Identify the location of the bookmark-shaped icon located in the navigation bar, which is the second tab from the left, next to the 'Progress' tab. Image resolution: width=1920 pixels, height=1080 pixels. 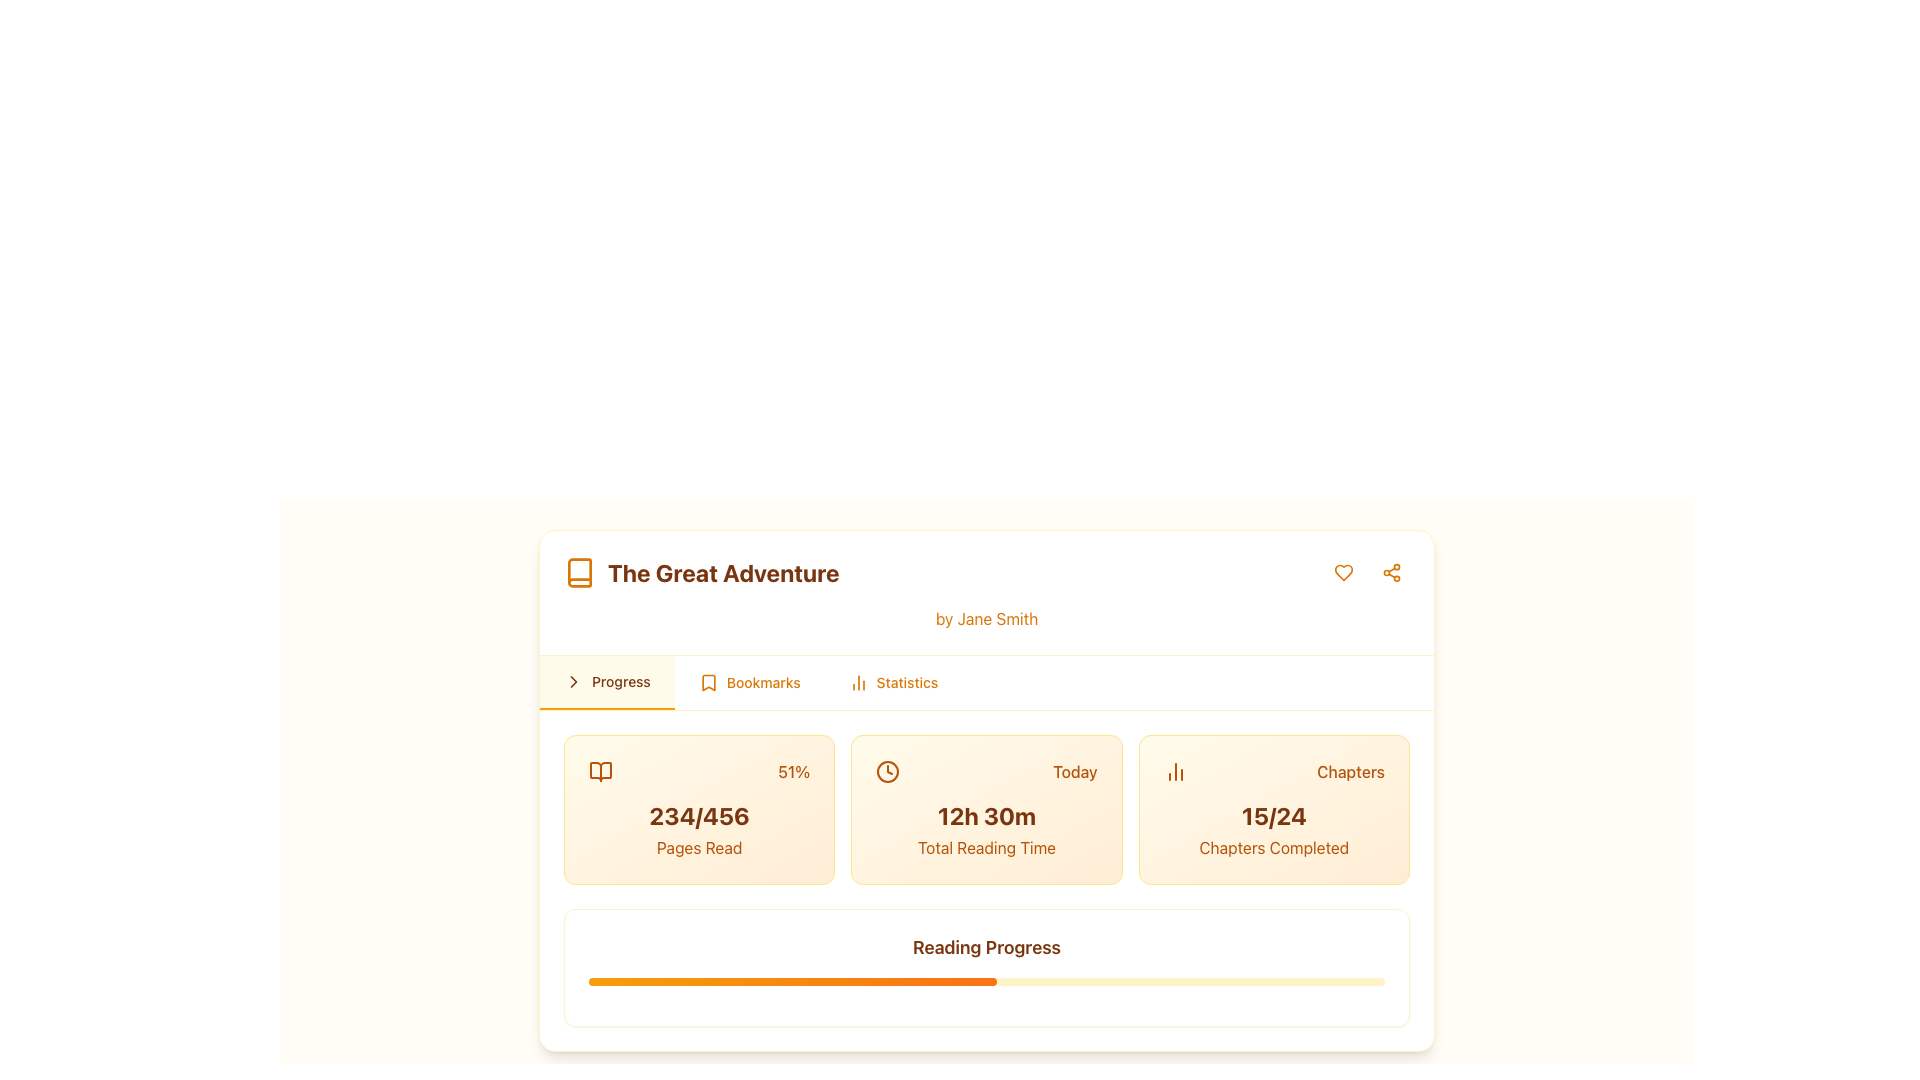
(708, 681).